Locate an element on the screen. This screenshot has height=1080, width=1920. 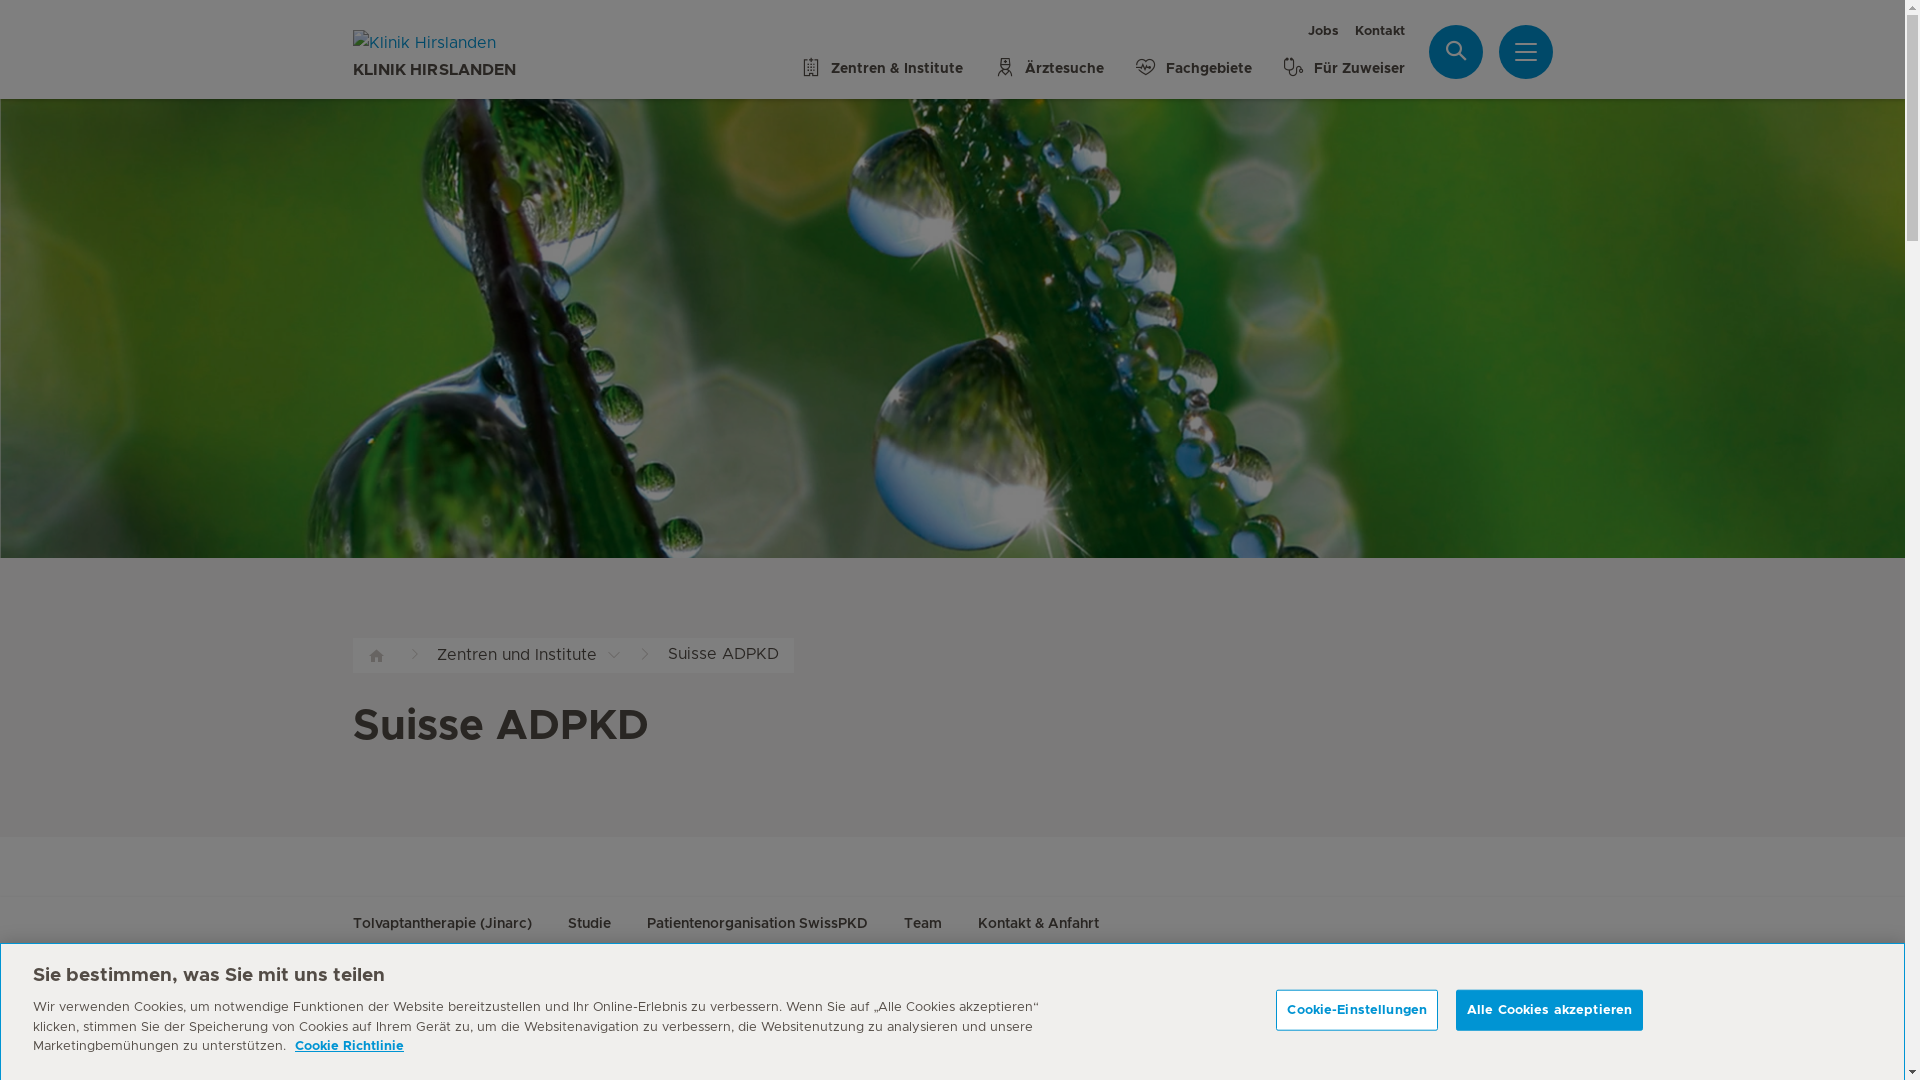
'Suche' is located at coordinates (1444, 50).